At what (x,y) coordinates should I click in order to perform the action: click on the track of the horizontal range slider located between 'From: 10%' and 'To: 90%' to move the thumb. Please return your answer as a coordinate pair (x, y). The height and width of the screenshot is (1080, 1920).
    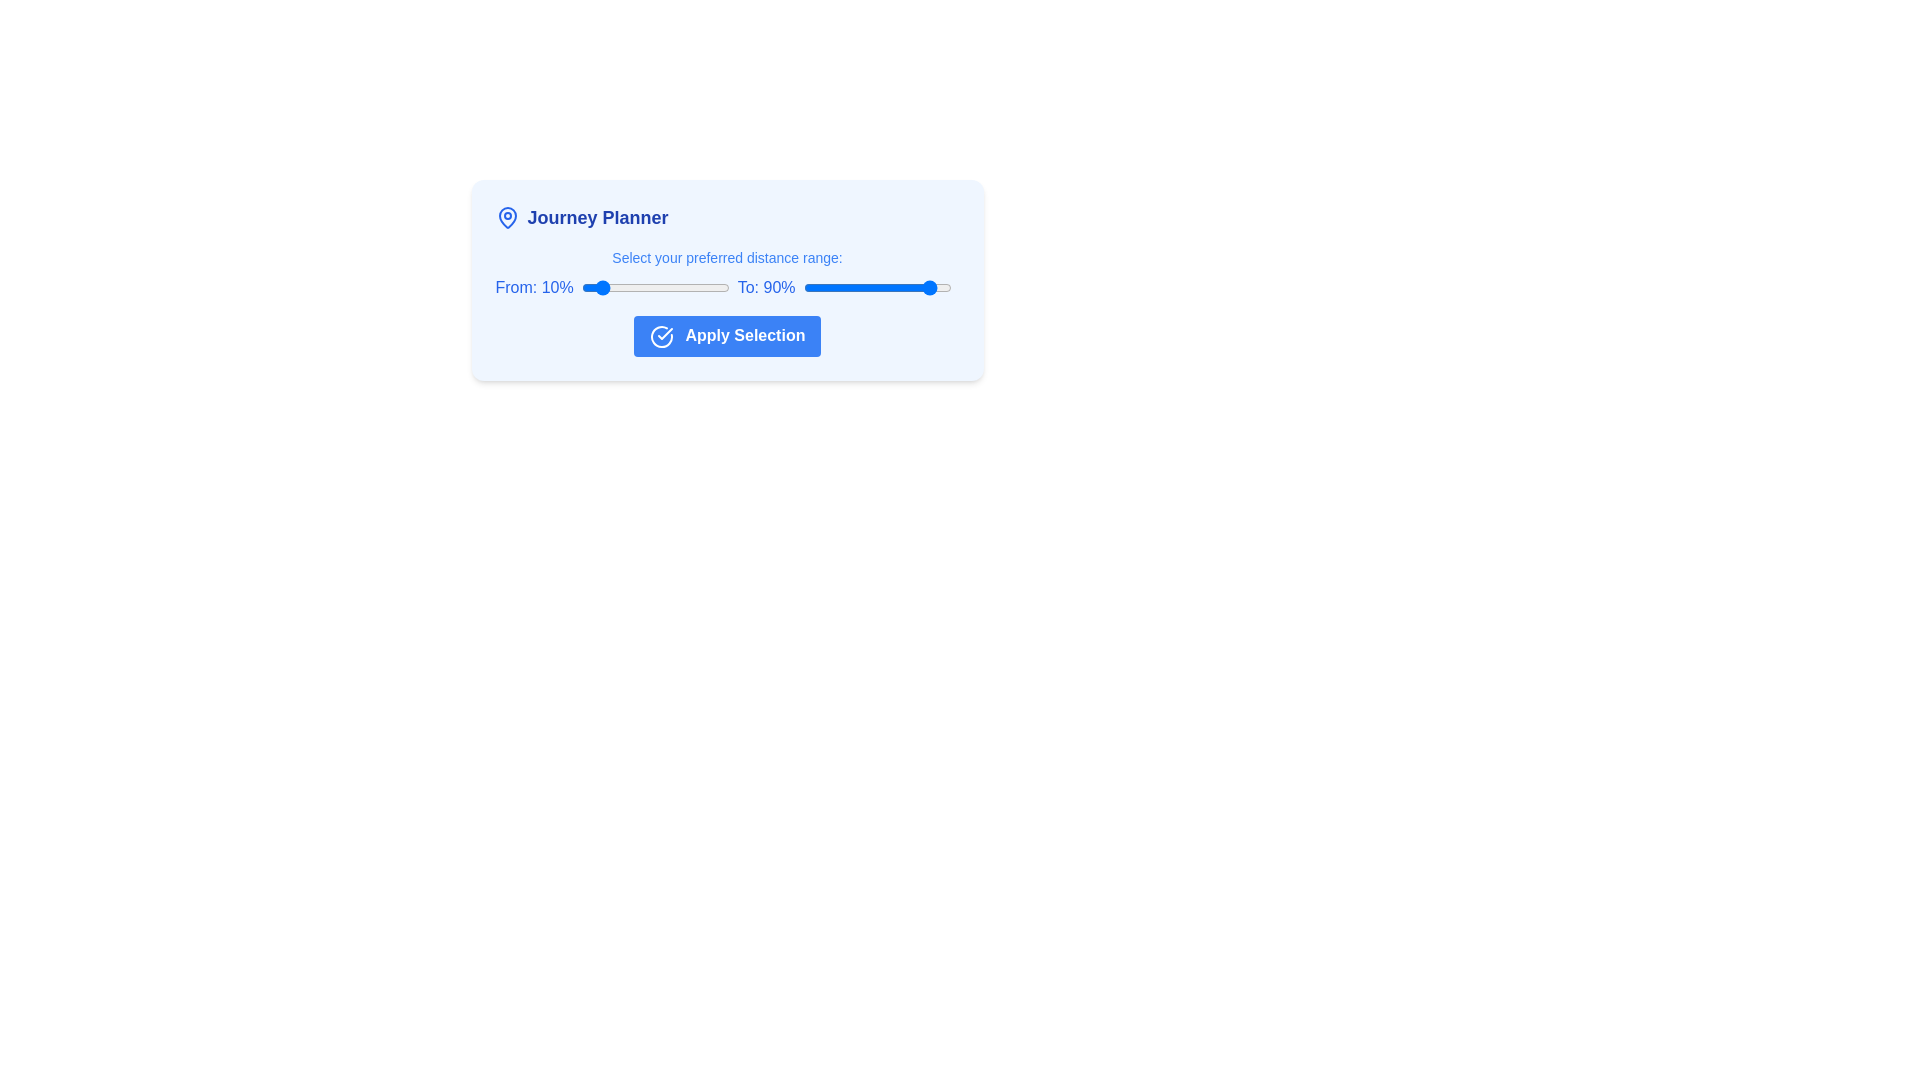
    Looking at the image, I should click on (655, 288).